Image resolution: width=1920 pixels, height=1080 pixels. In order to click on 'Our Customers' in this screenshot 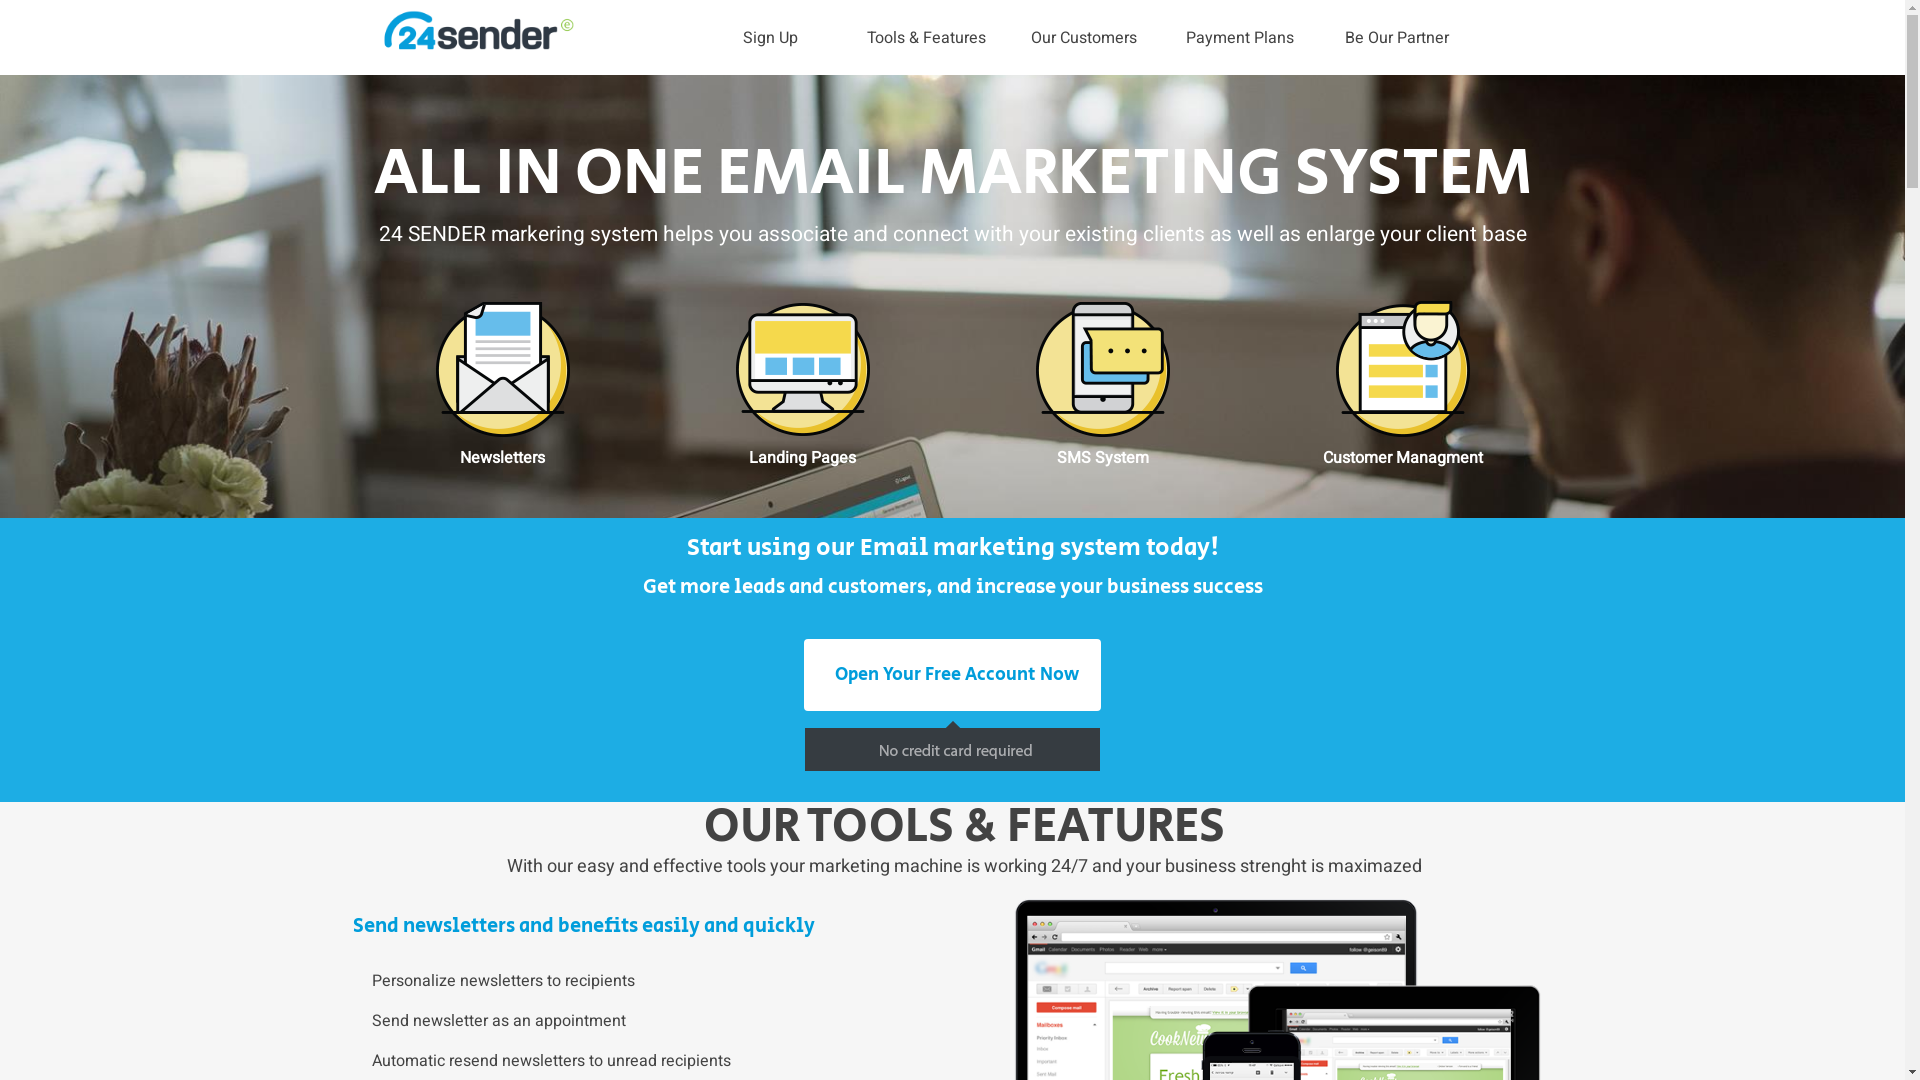, I will do `click(1009, 37)`.